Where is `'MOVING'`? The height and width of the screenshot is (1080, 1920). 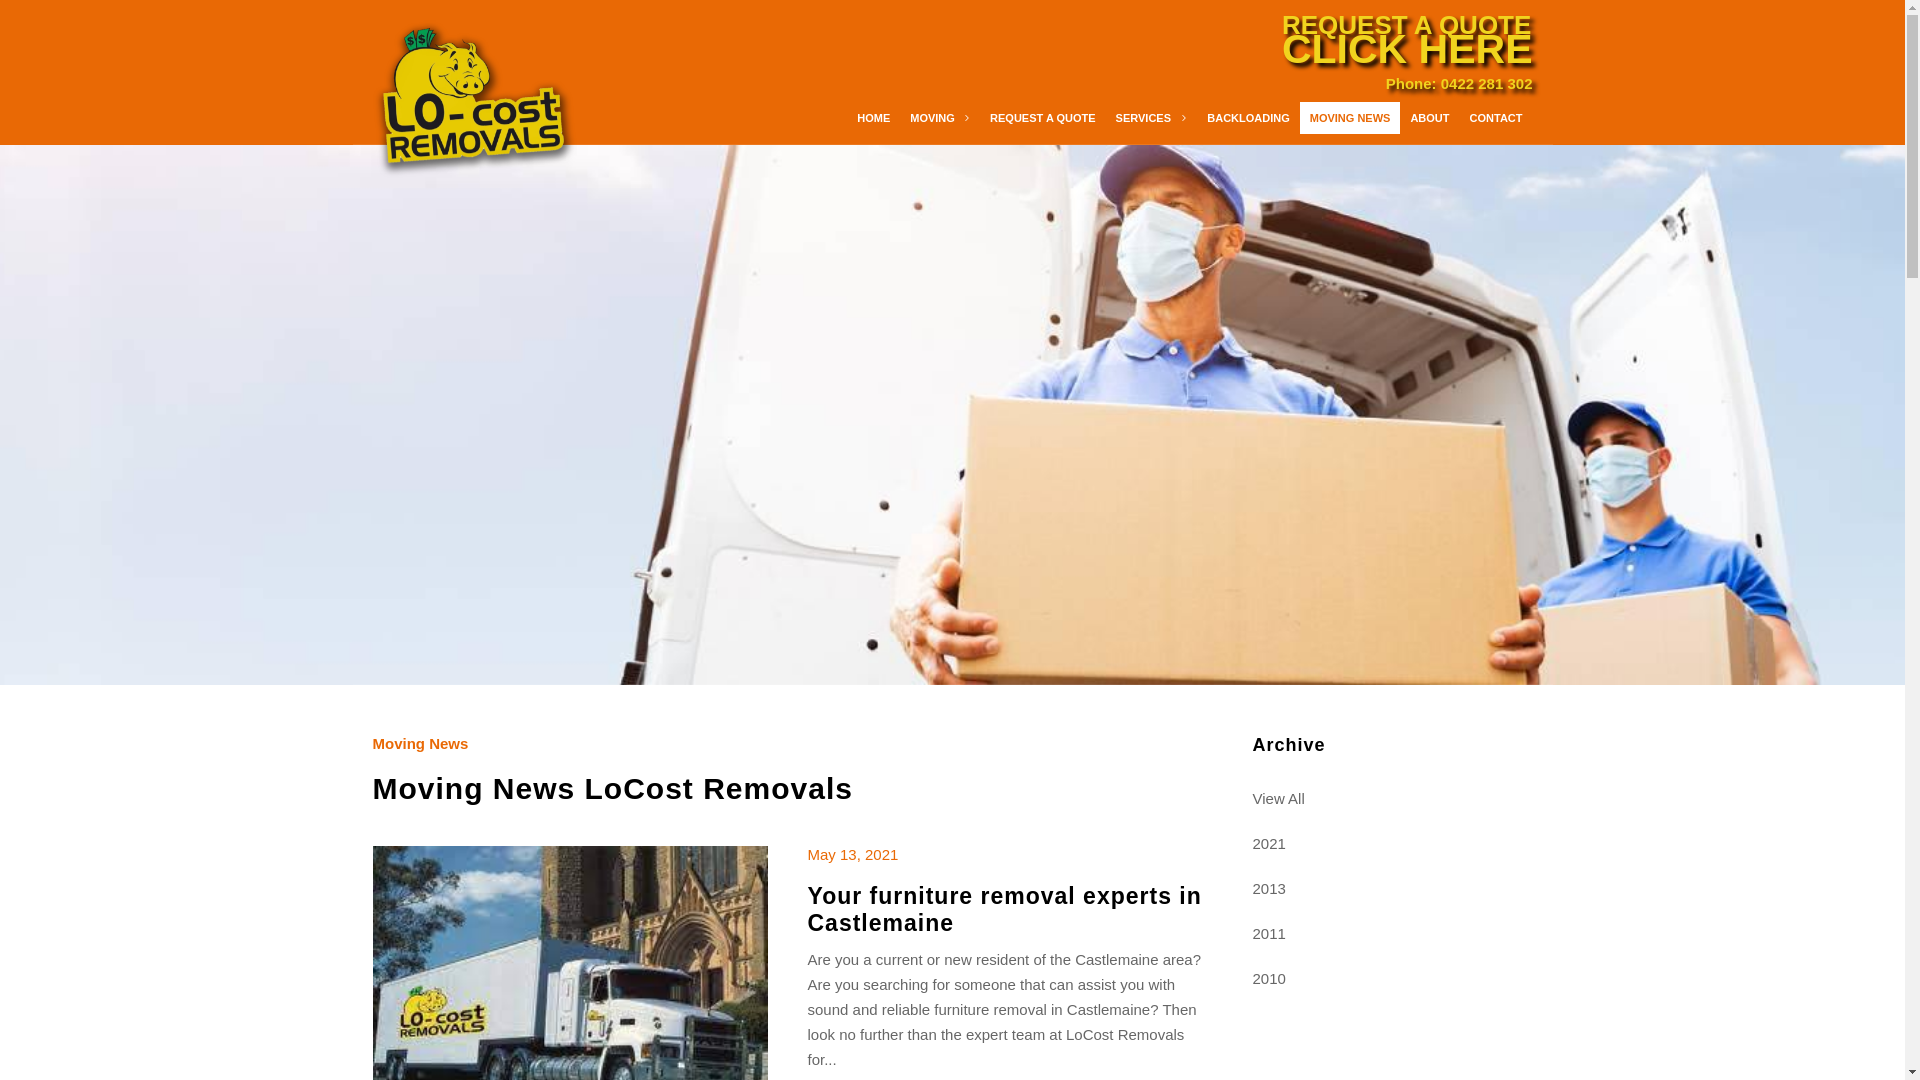 'MOVING' is located at coordinates (939, 118).